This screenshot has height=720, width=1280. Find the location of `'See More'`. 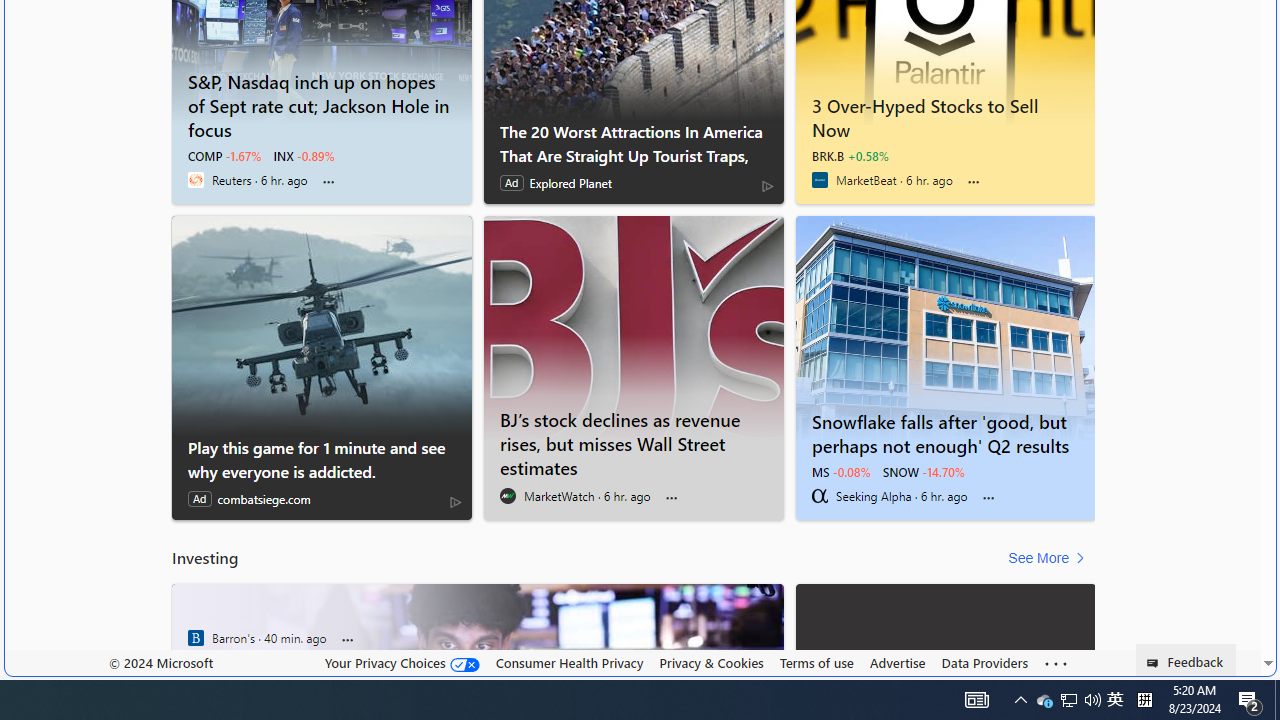

'See More' is located at coordinates (1049, 558).